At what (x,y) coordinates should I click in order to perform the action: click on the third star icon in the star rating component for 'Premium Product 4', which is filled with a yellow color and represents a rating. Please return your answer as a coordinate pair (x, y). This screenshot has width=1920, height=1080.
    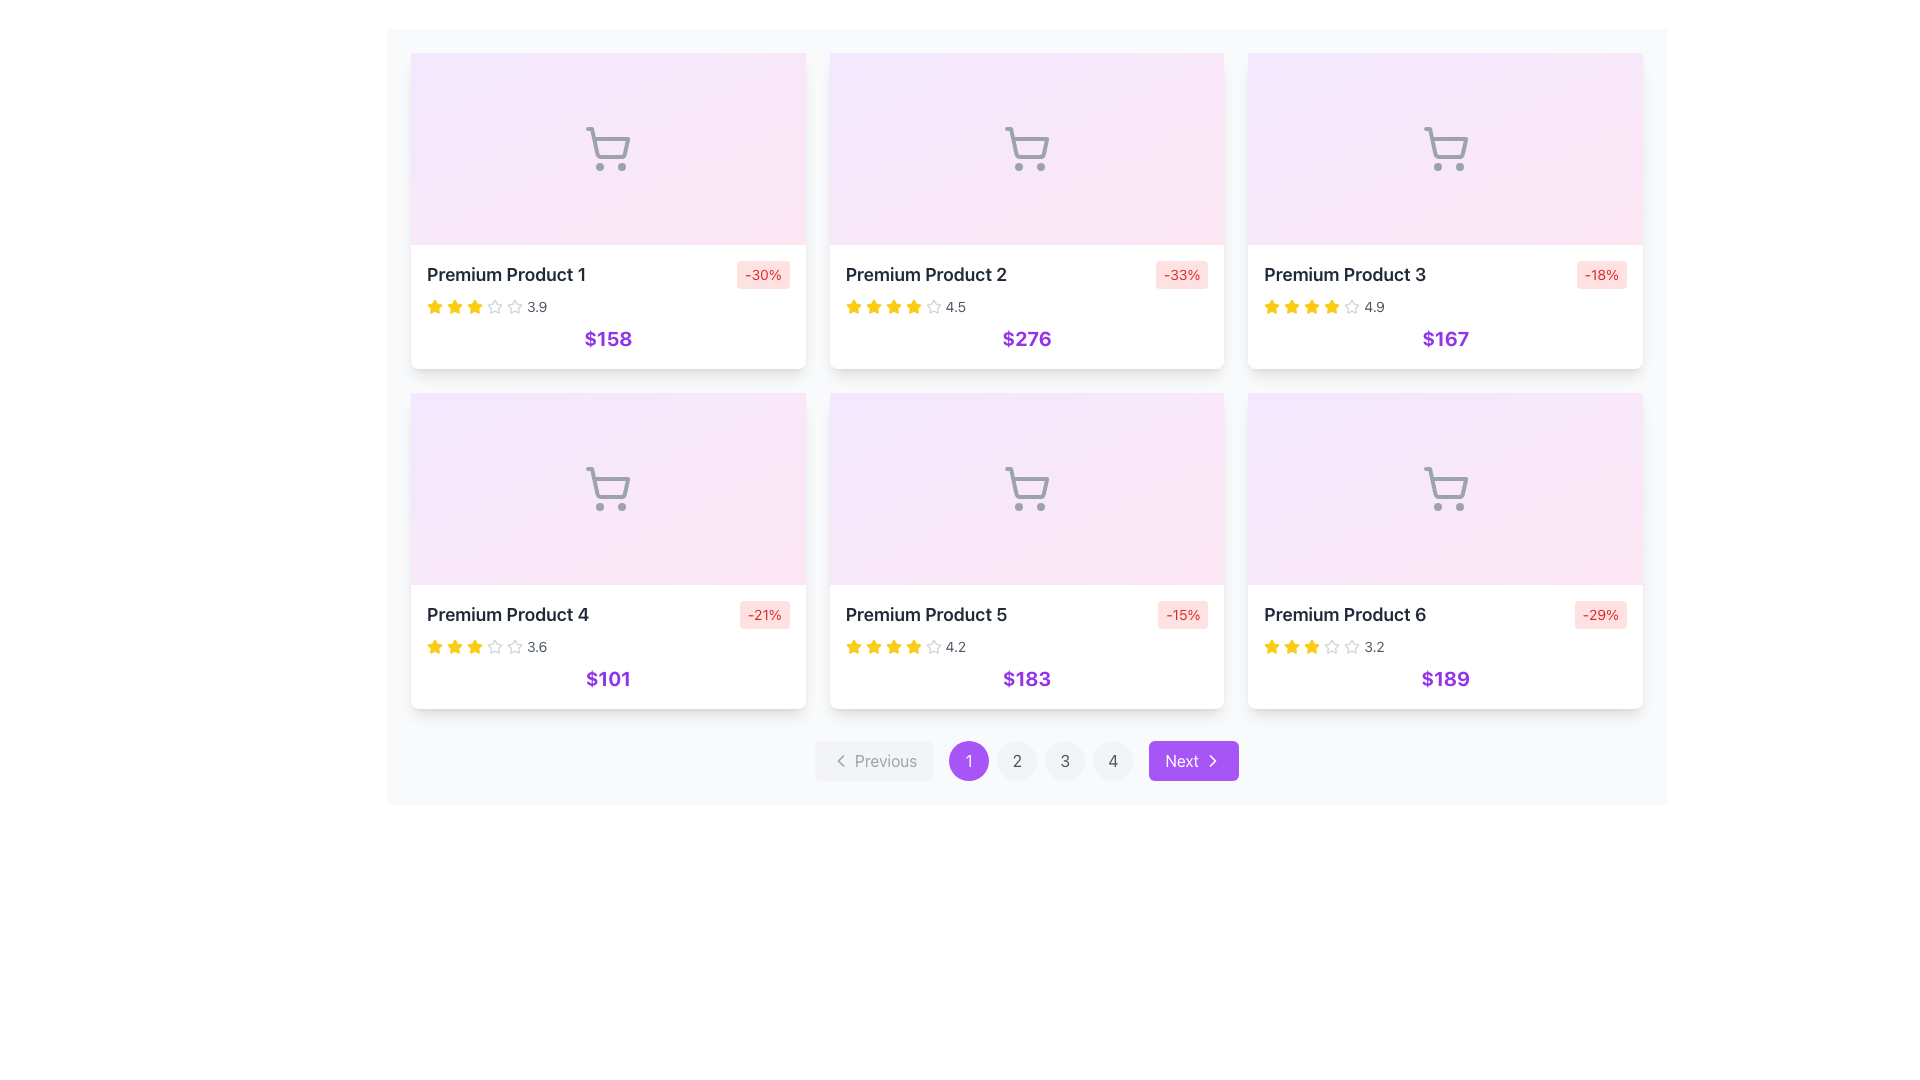
    Looking at the image, I should click on (454, 647).